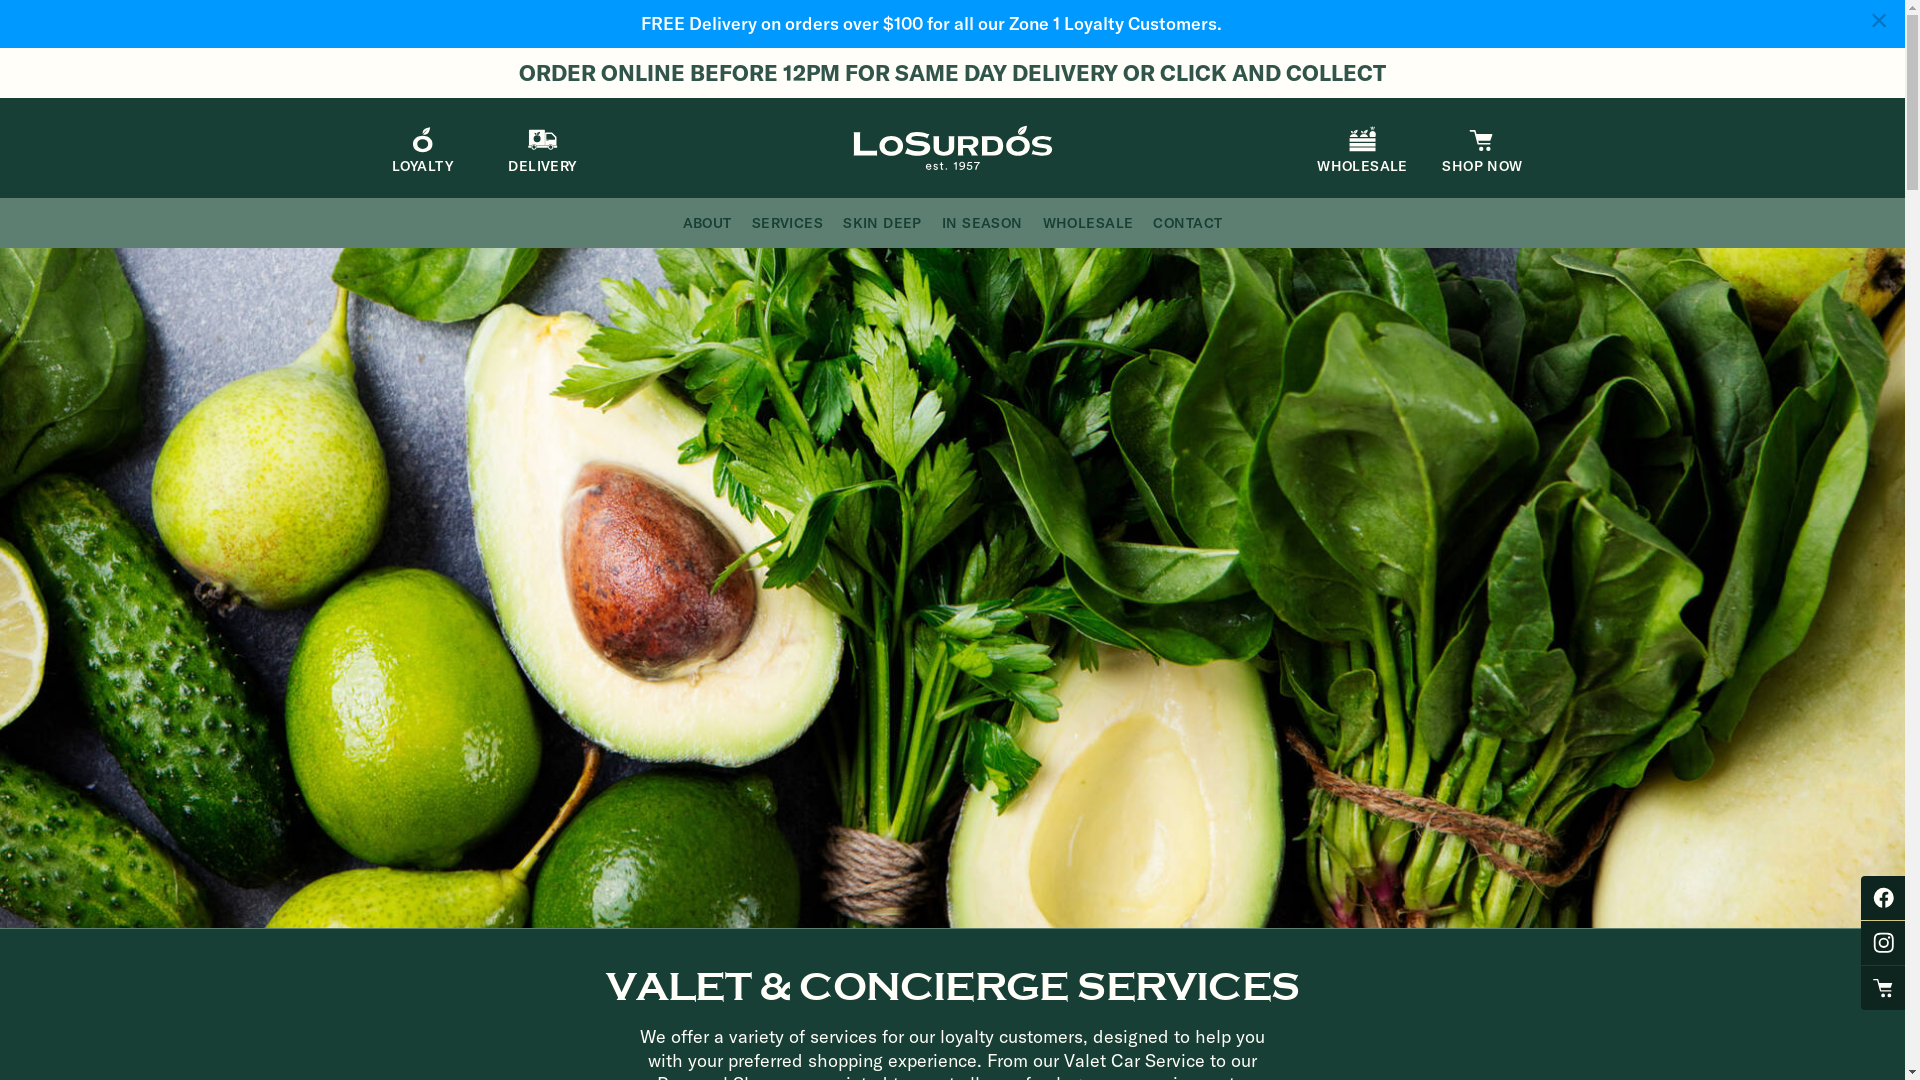 The width and height of the screenshot is (1920, 1080). What do you see at coordinates (672, 223) in the screenshot?
I see `'ABOUT'` at bounding box center [672, 223].